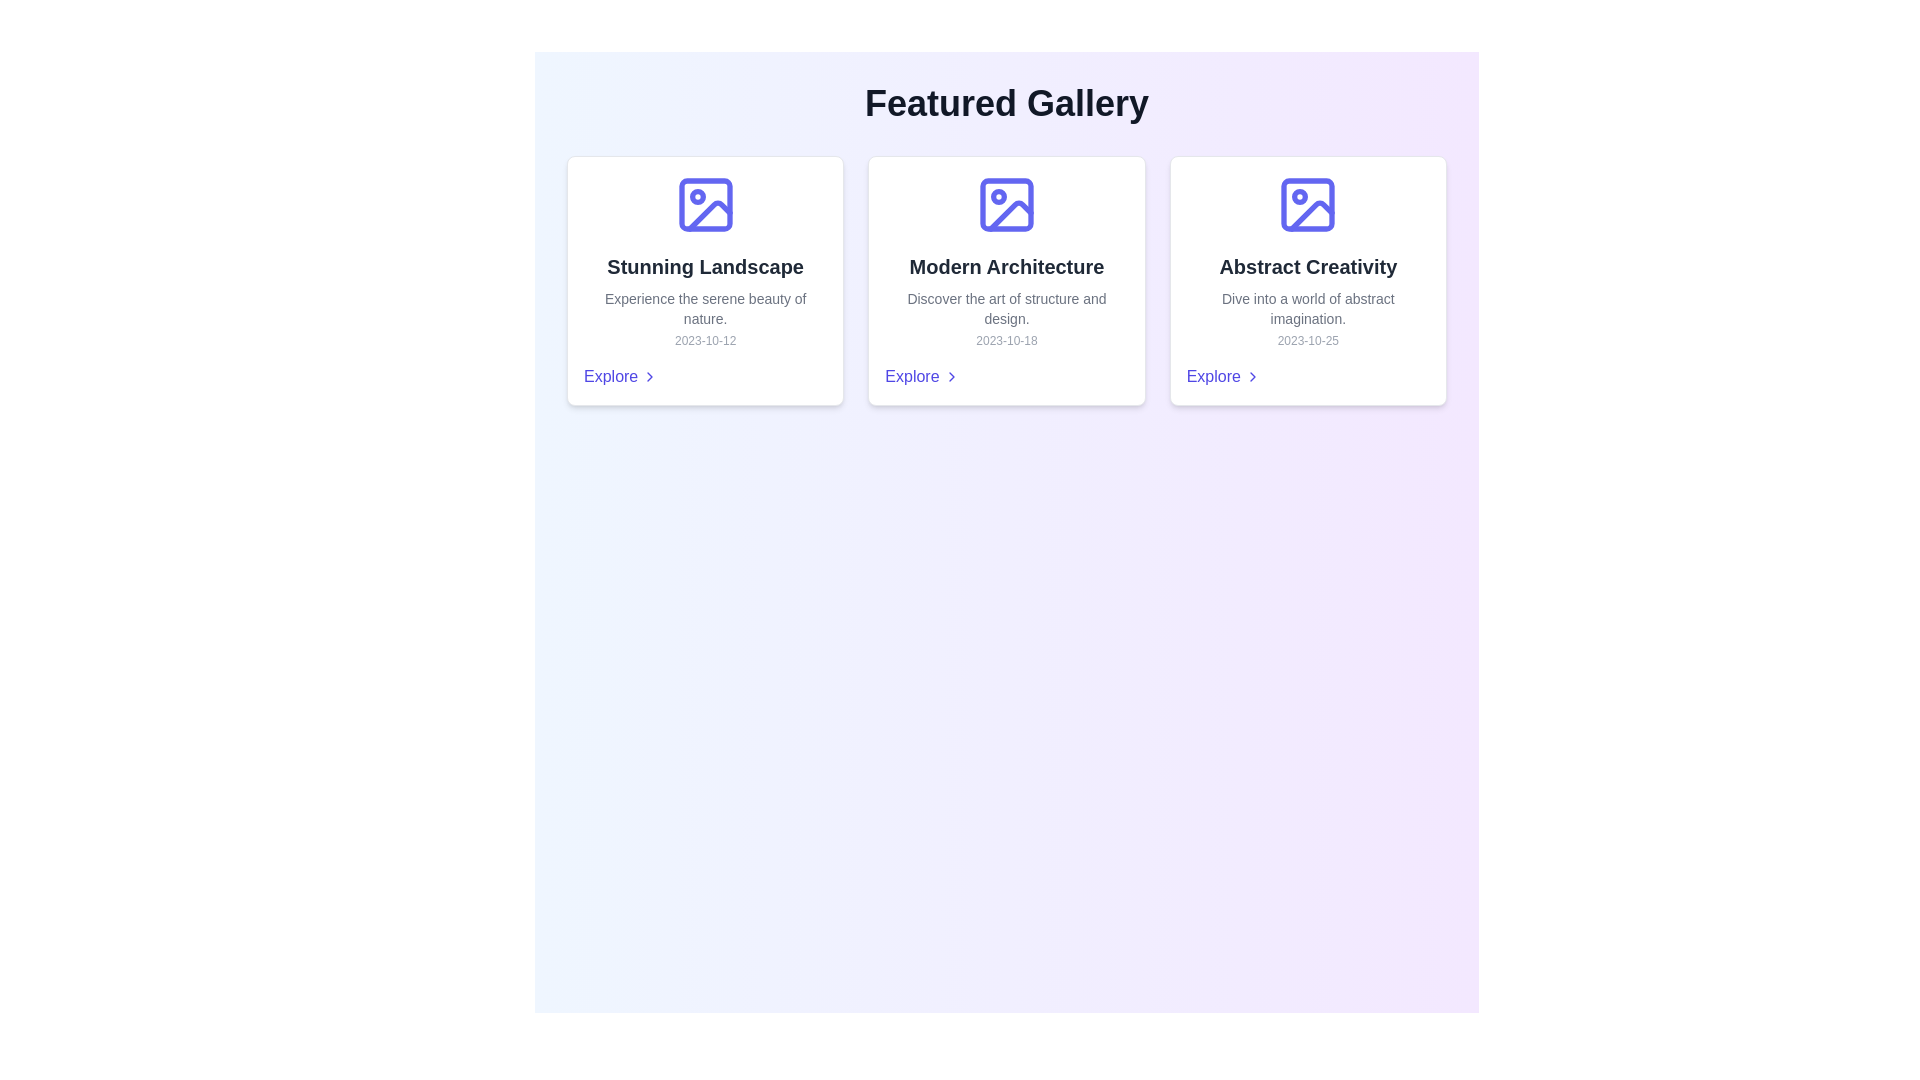 The height and width of the screenshot is (1080, 1920). I want to click on the text label displaying '2023-10-12', which is in light gray font and positioned at the bottom of the card layout, just above the 'Explore' link, so click(705, 339).